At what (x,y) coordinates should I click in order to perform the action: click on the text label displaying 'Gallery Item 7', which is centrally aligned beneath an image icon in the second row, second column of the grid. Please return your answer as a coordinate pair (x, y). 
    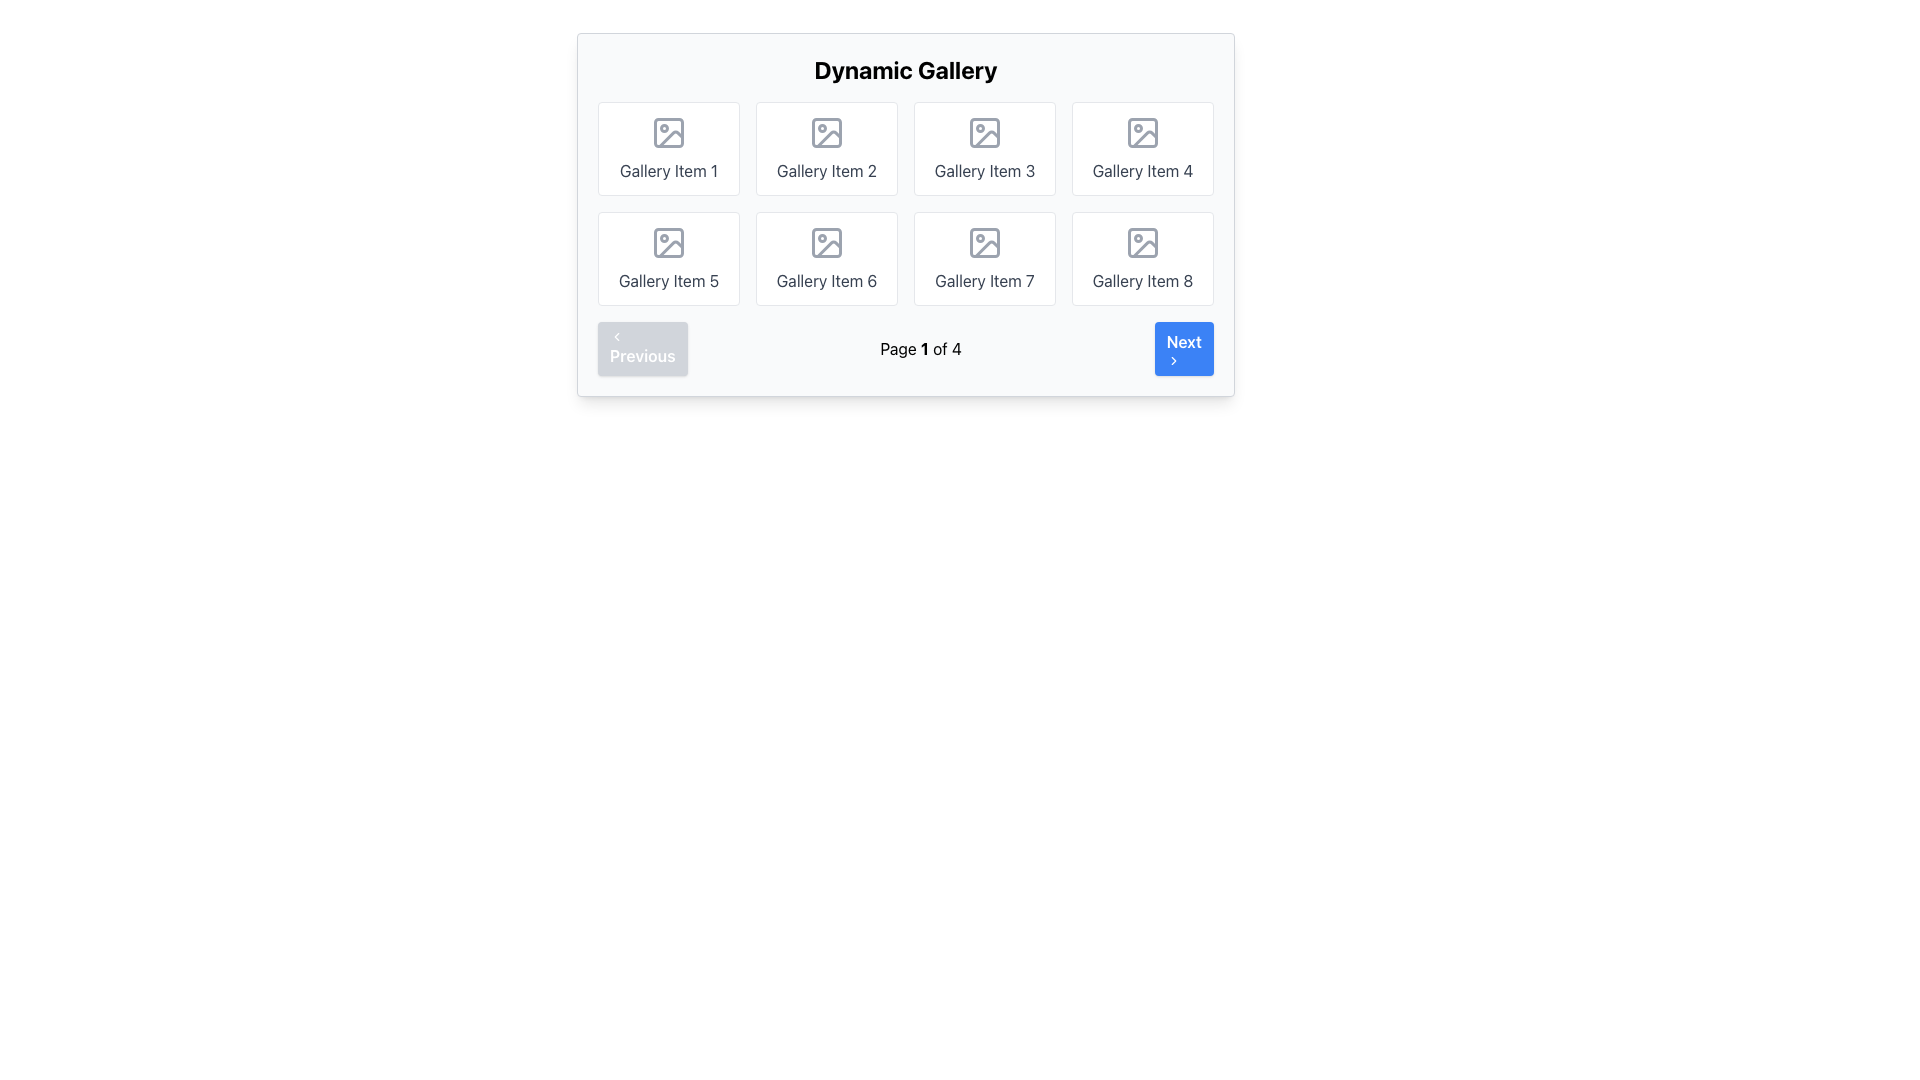
    Looking at the image, I should click on (984, 281).